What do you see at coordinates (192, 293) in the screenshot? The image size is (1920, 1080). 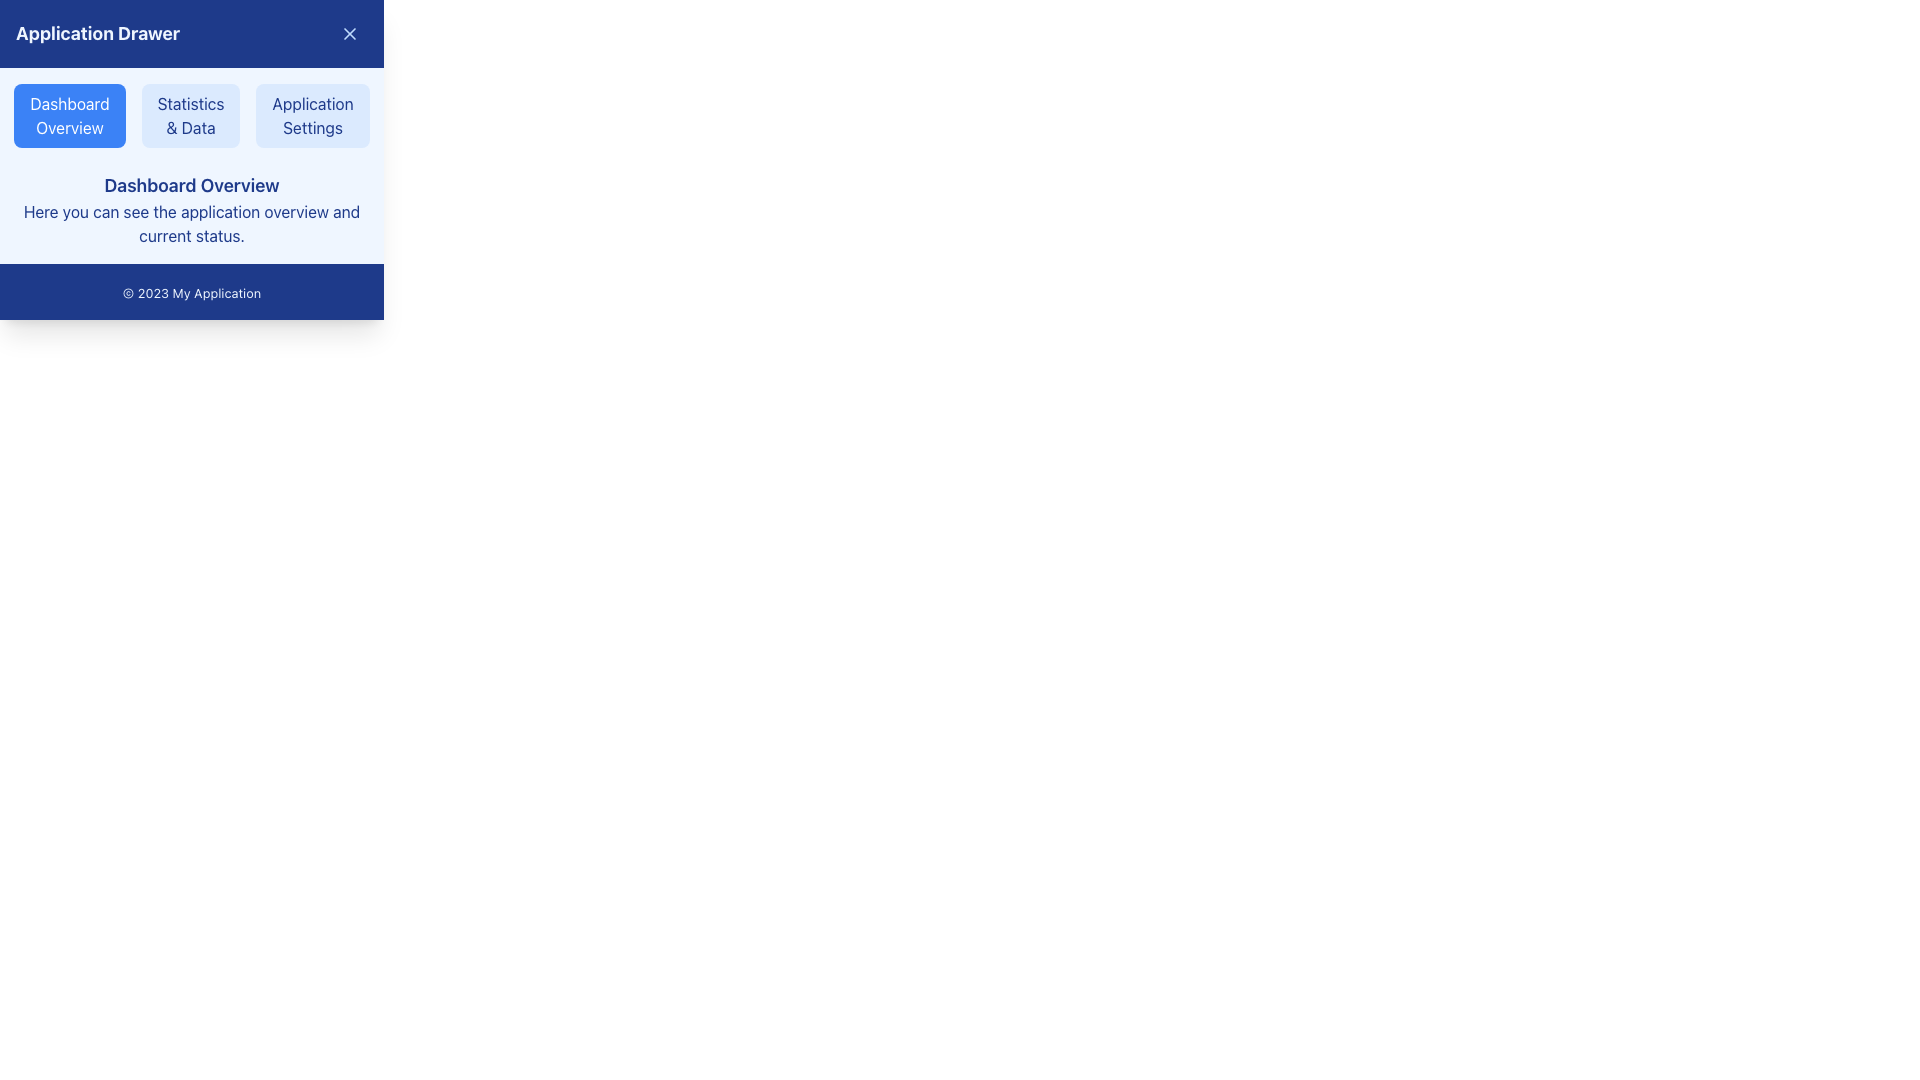 I see `the copyright notice text located at the bottom of the application drawer, centered in the blue footer section` at bounding box center [192, 293].